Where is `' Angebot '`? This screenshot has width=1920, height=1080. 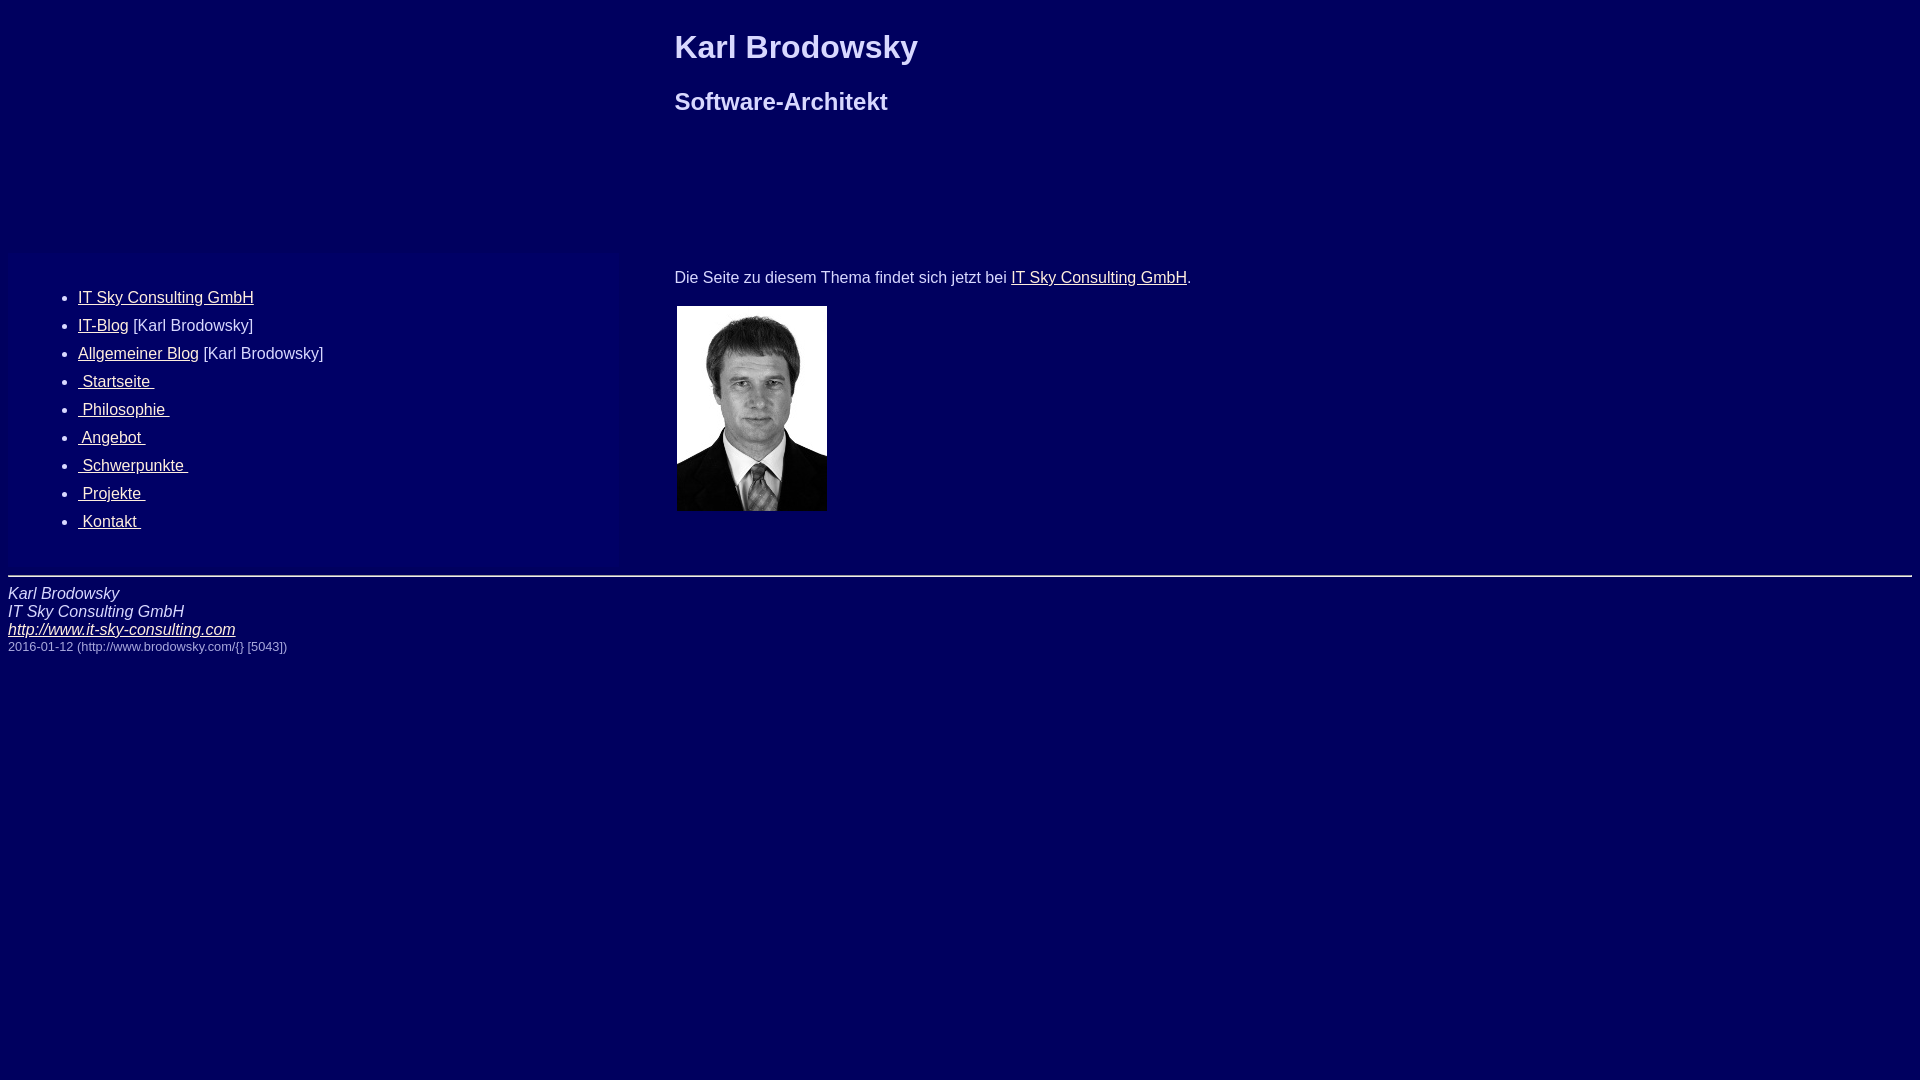
' Angebot ' is located at coordinates (110, 436).